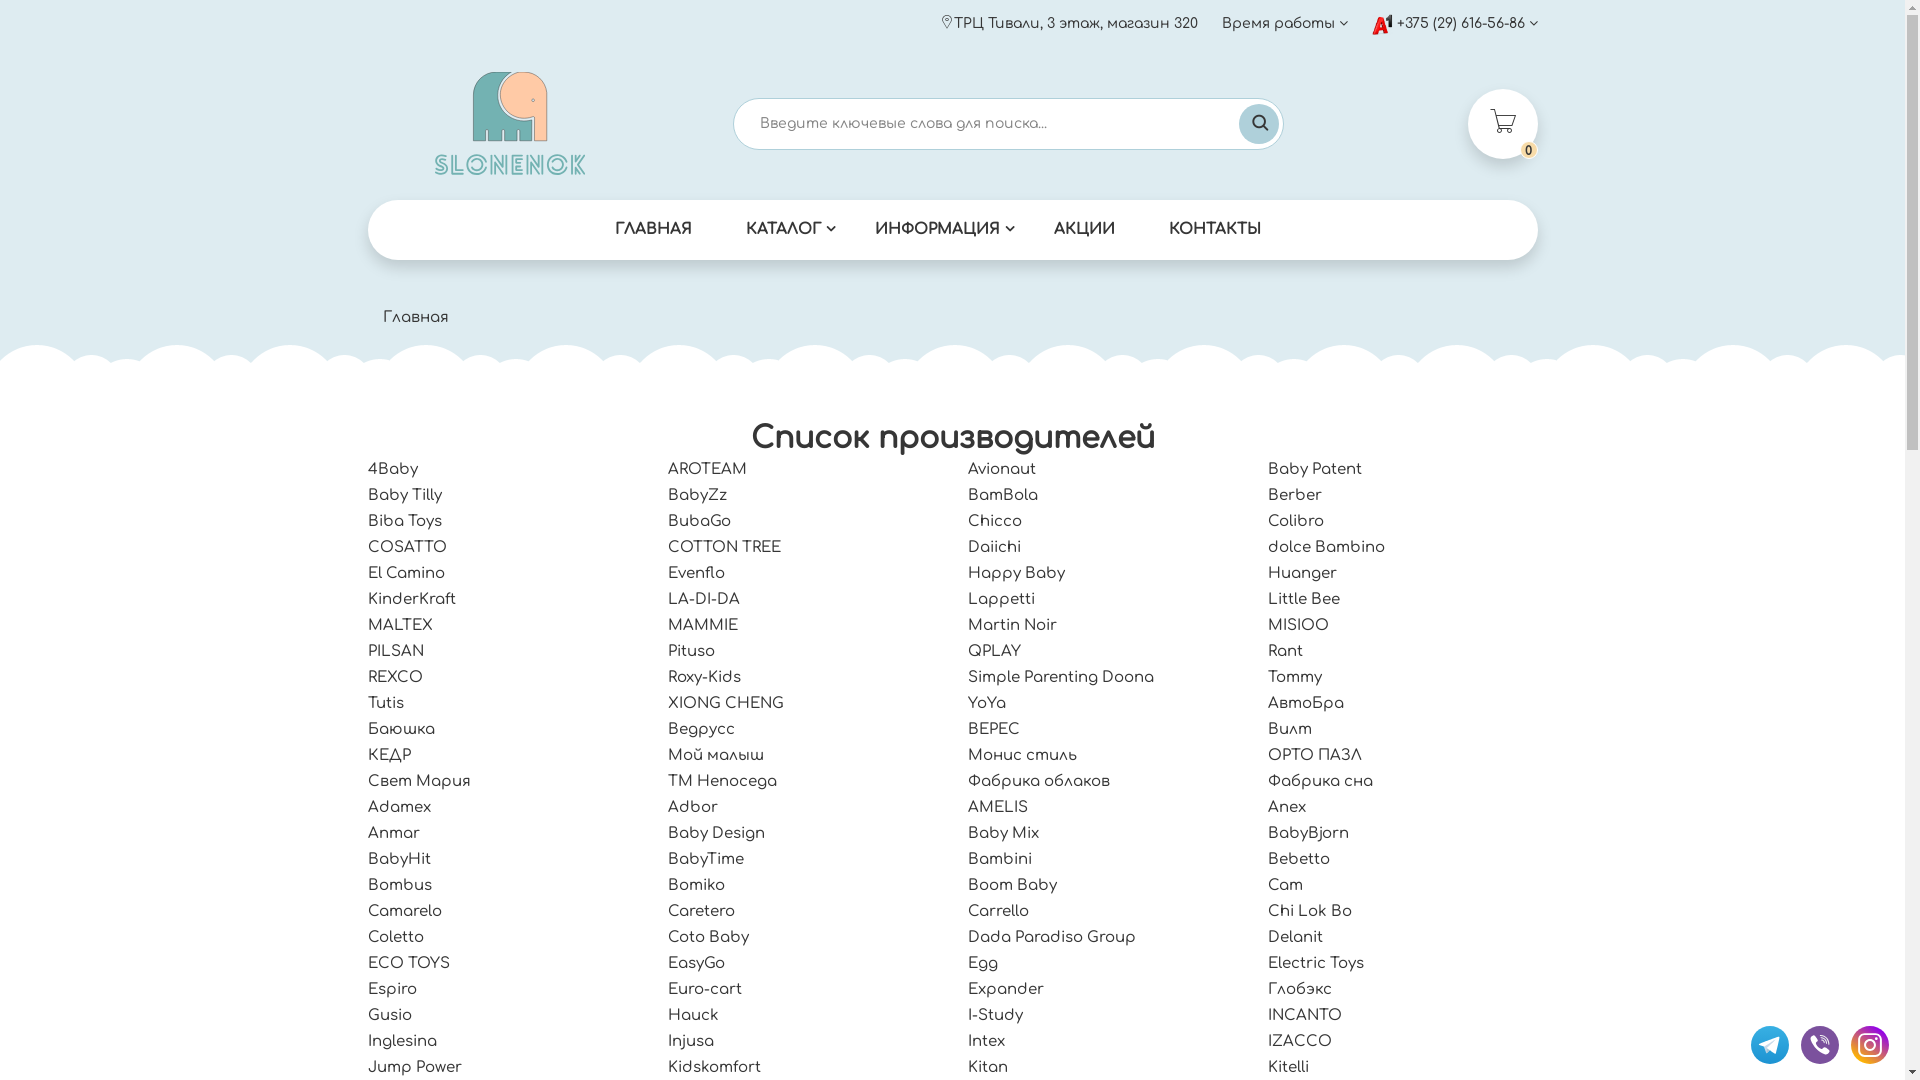  What do you see at coordinates (995, 1015) in the screenshot?
I see `'I-Study'` at bounding box center [995, 1015].